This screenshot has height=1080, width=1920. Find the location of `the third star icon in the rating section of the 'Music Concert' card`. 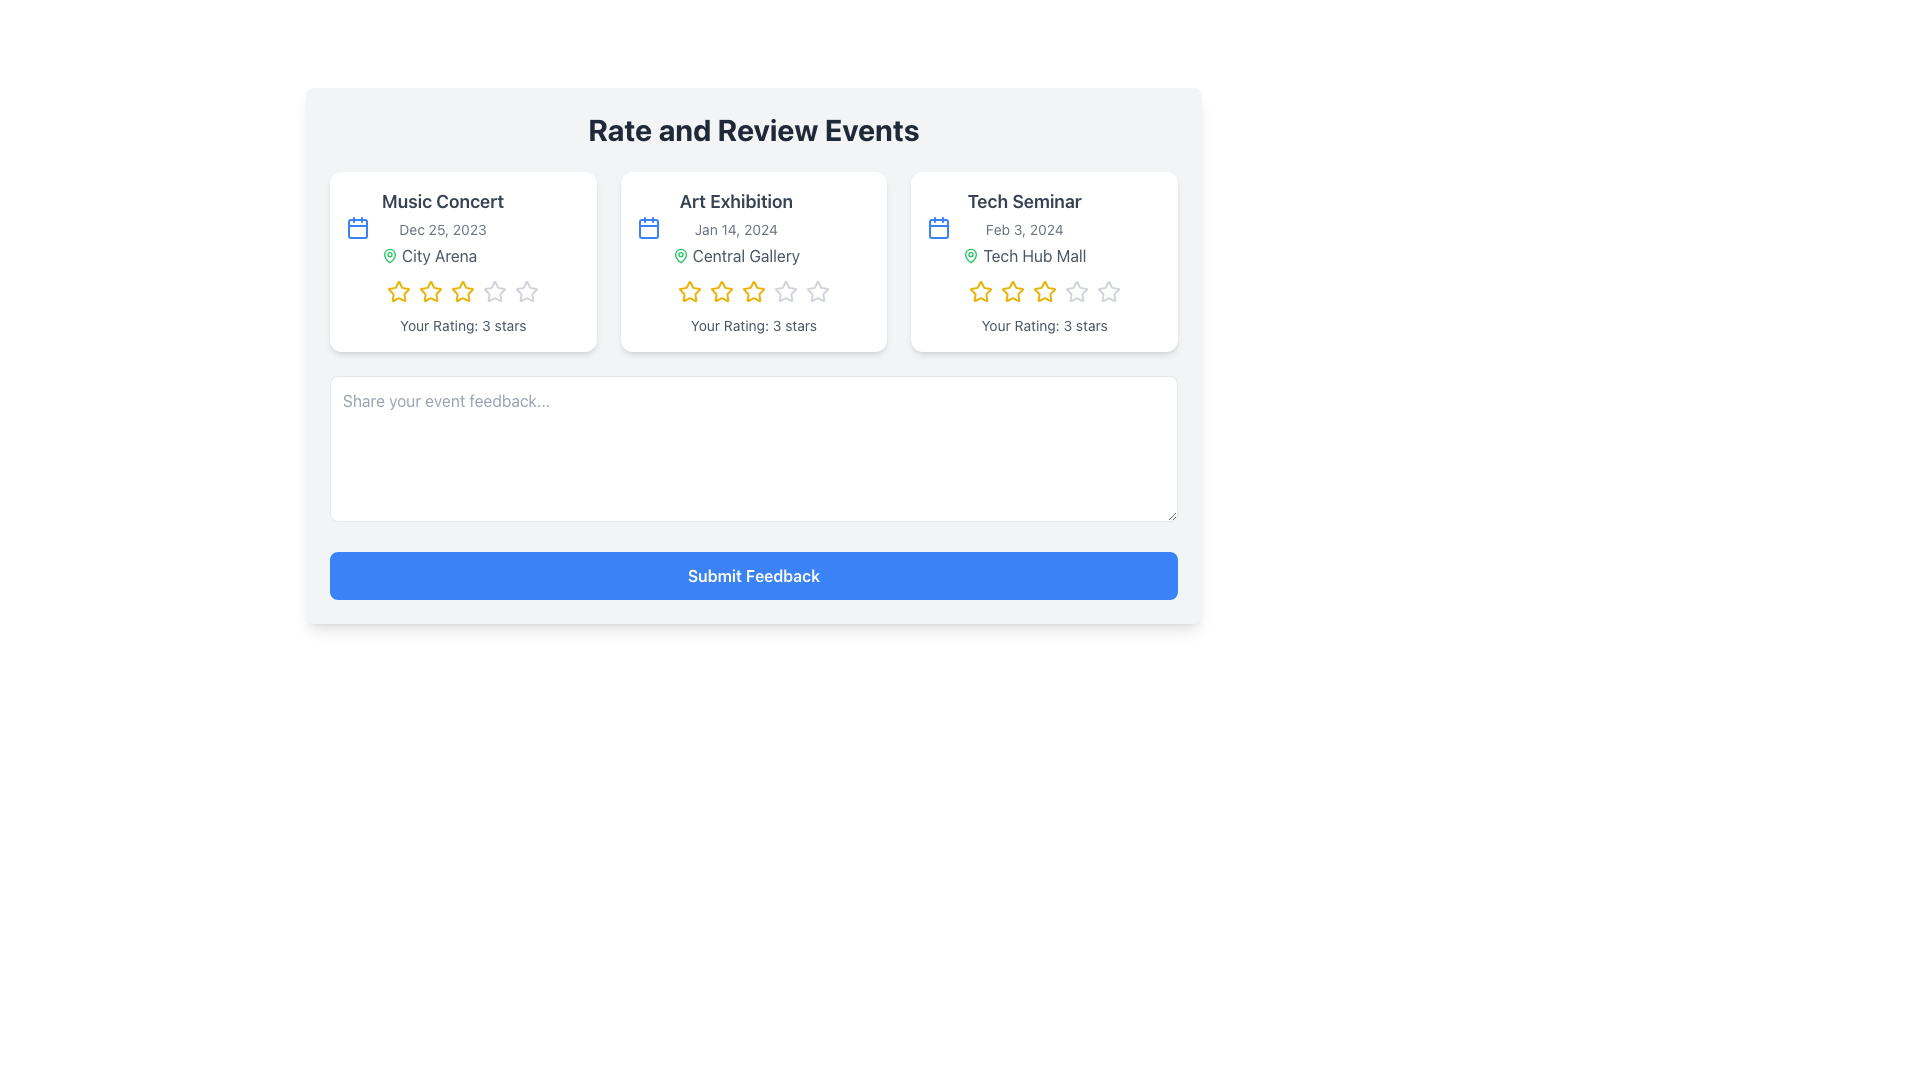

the third star icon in the rating section of the 'Music Concert' card is located at coordinates (462, 292).